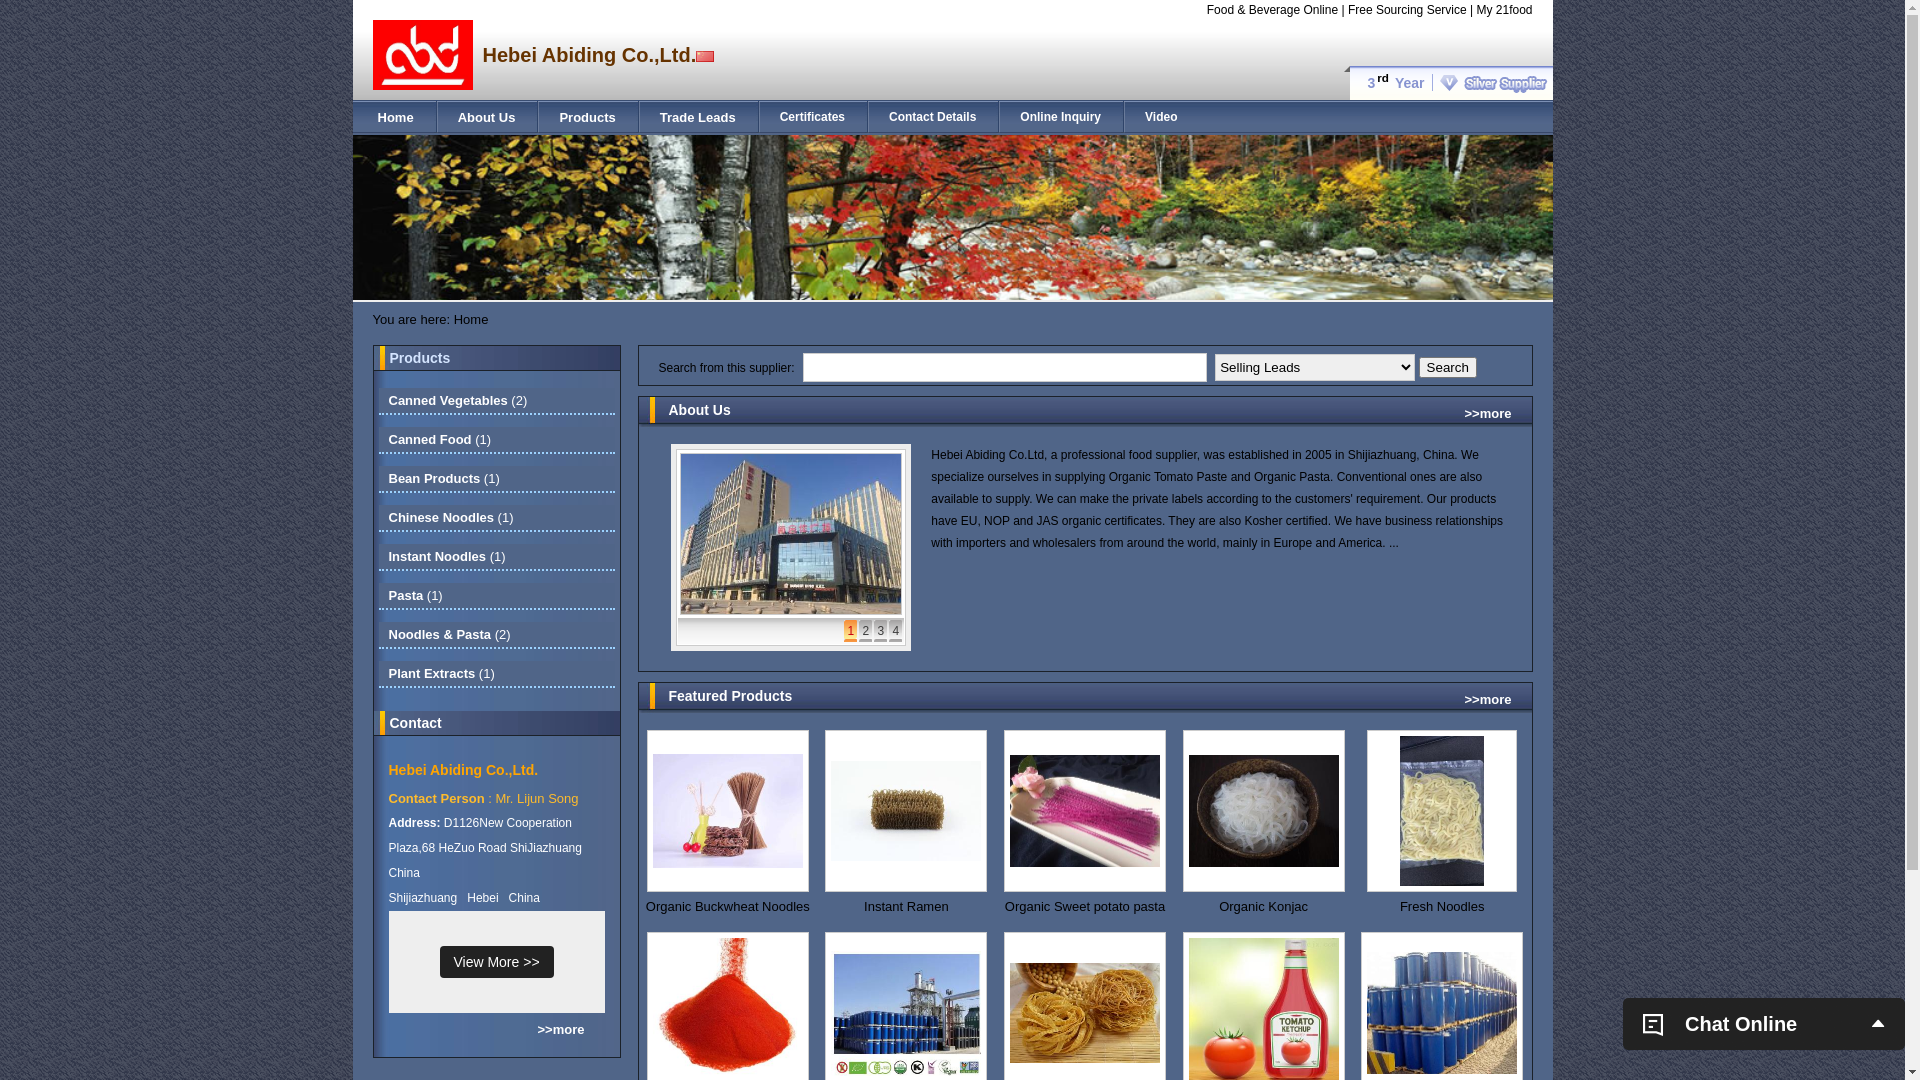 This screenshot has height=1080, width=1920. What do you see at coordinates (585, 117) in the screenshot?
I see `'Products'` at bounding box center [585, 117].